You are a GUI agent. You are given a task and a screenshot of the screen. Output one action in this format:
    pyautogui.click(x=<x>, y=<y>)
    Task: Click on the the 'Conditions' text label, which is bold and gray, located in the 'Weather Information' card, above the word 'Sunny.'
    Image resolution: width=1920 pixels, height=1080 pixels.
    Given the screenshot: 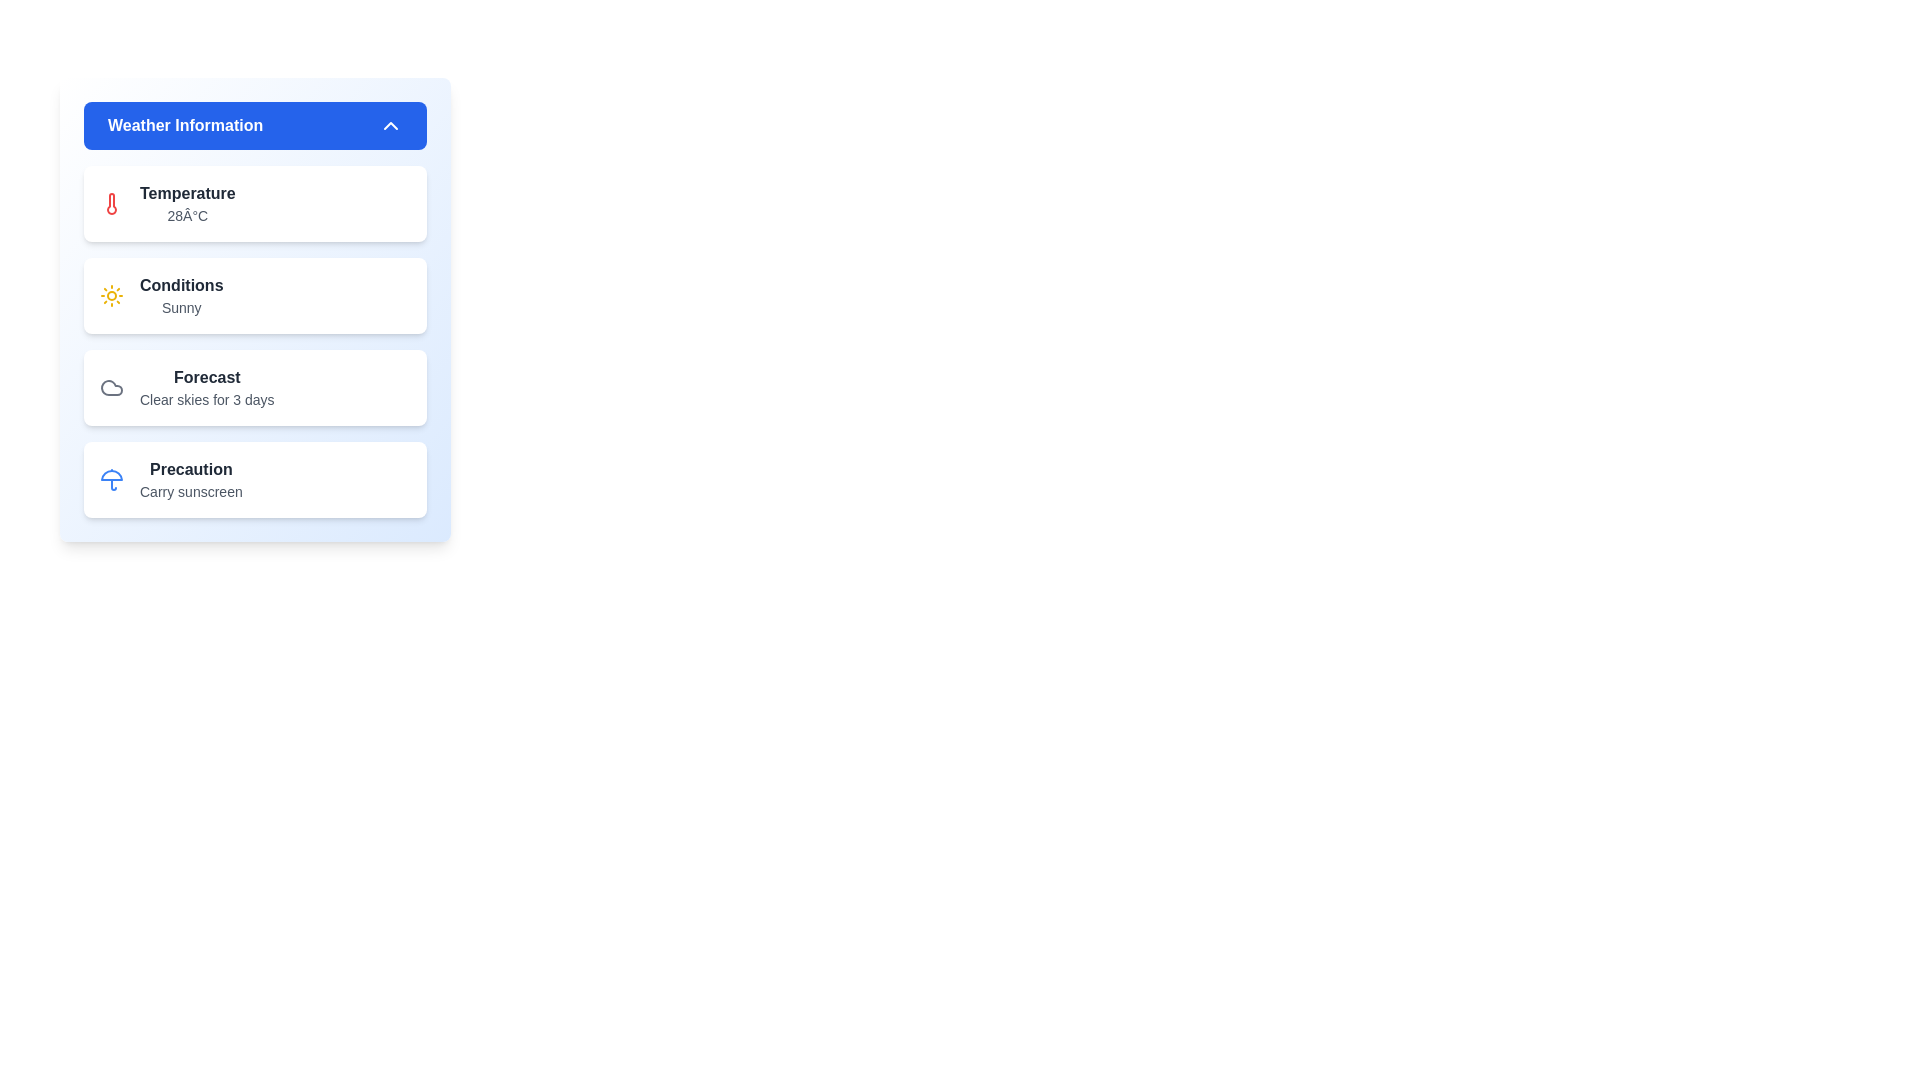 What is the action you would take?
    pyautogui.click(x=181, y=285)
    